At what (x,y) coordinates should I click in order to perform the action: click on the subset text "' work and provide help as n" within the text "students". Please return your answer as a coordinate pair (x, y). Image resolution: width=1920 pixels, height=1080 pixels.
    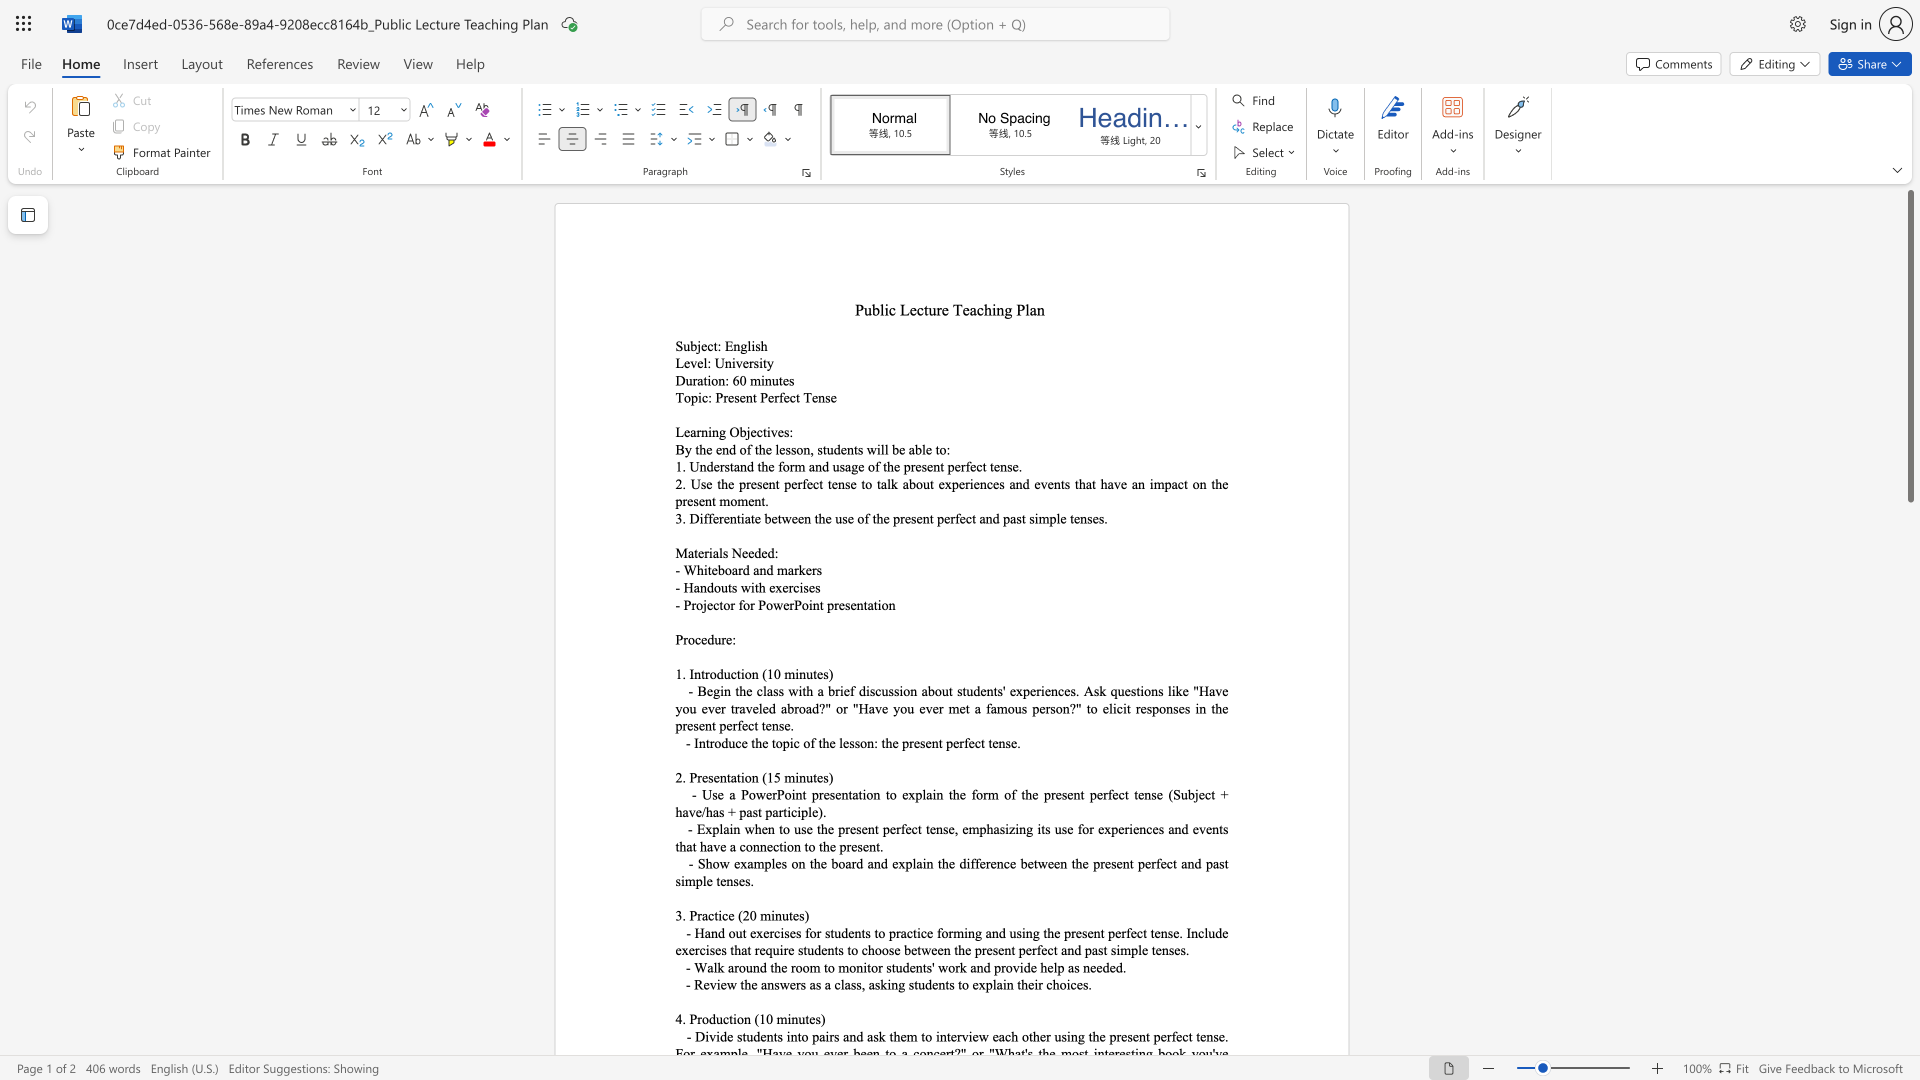
    Looking at the image, I should click on (931, 966).